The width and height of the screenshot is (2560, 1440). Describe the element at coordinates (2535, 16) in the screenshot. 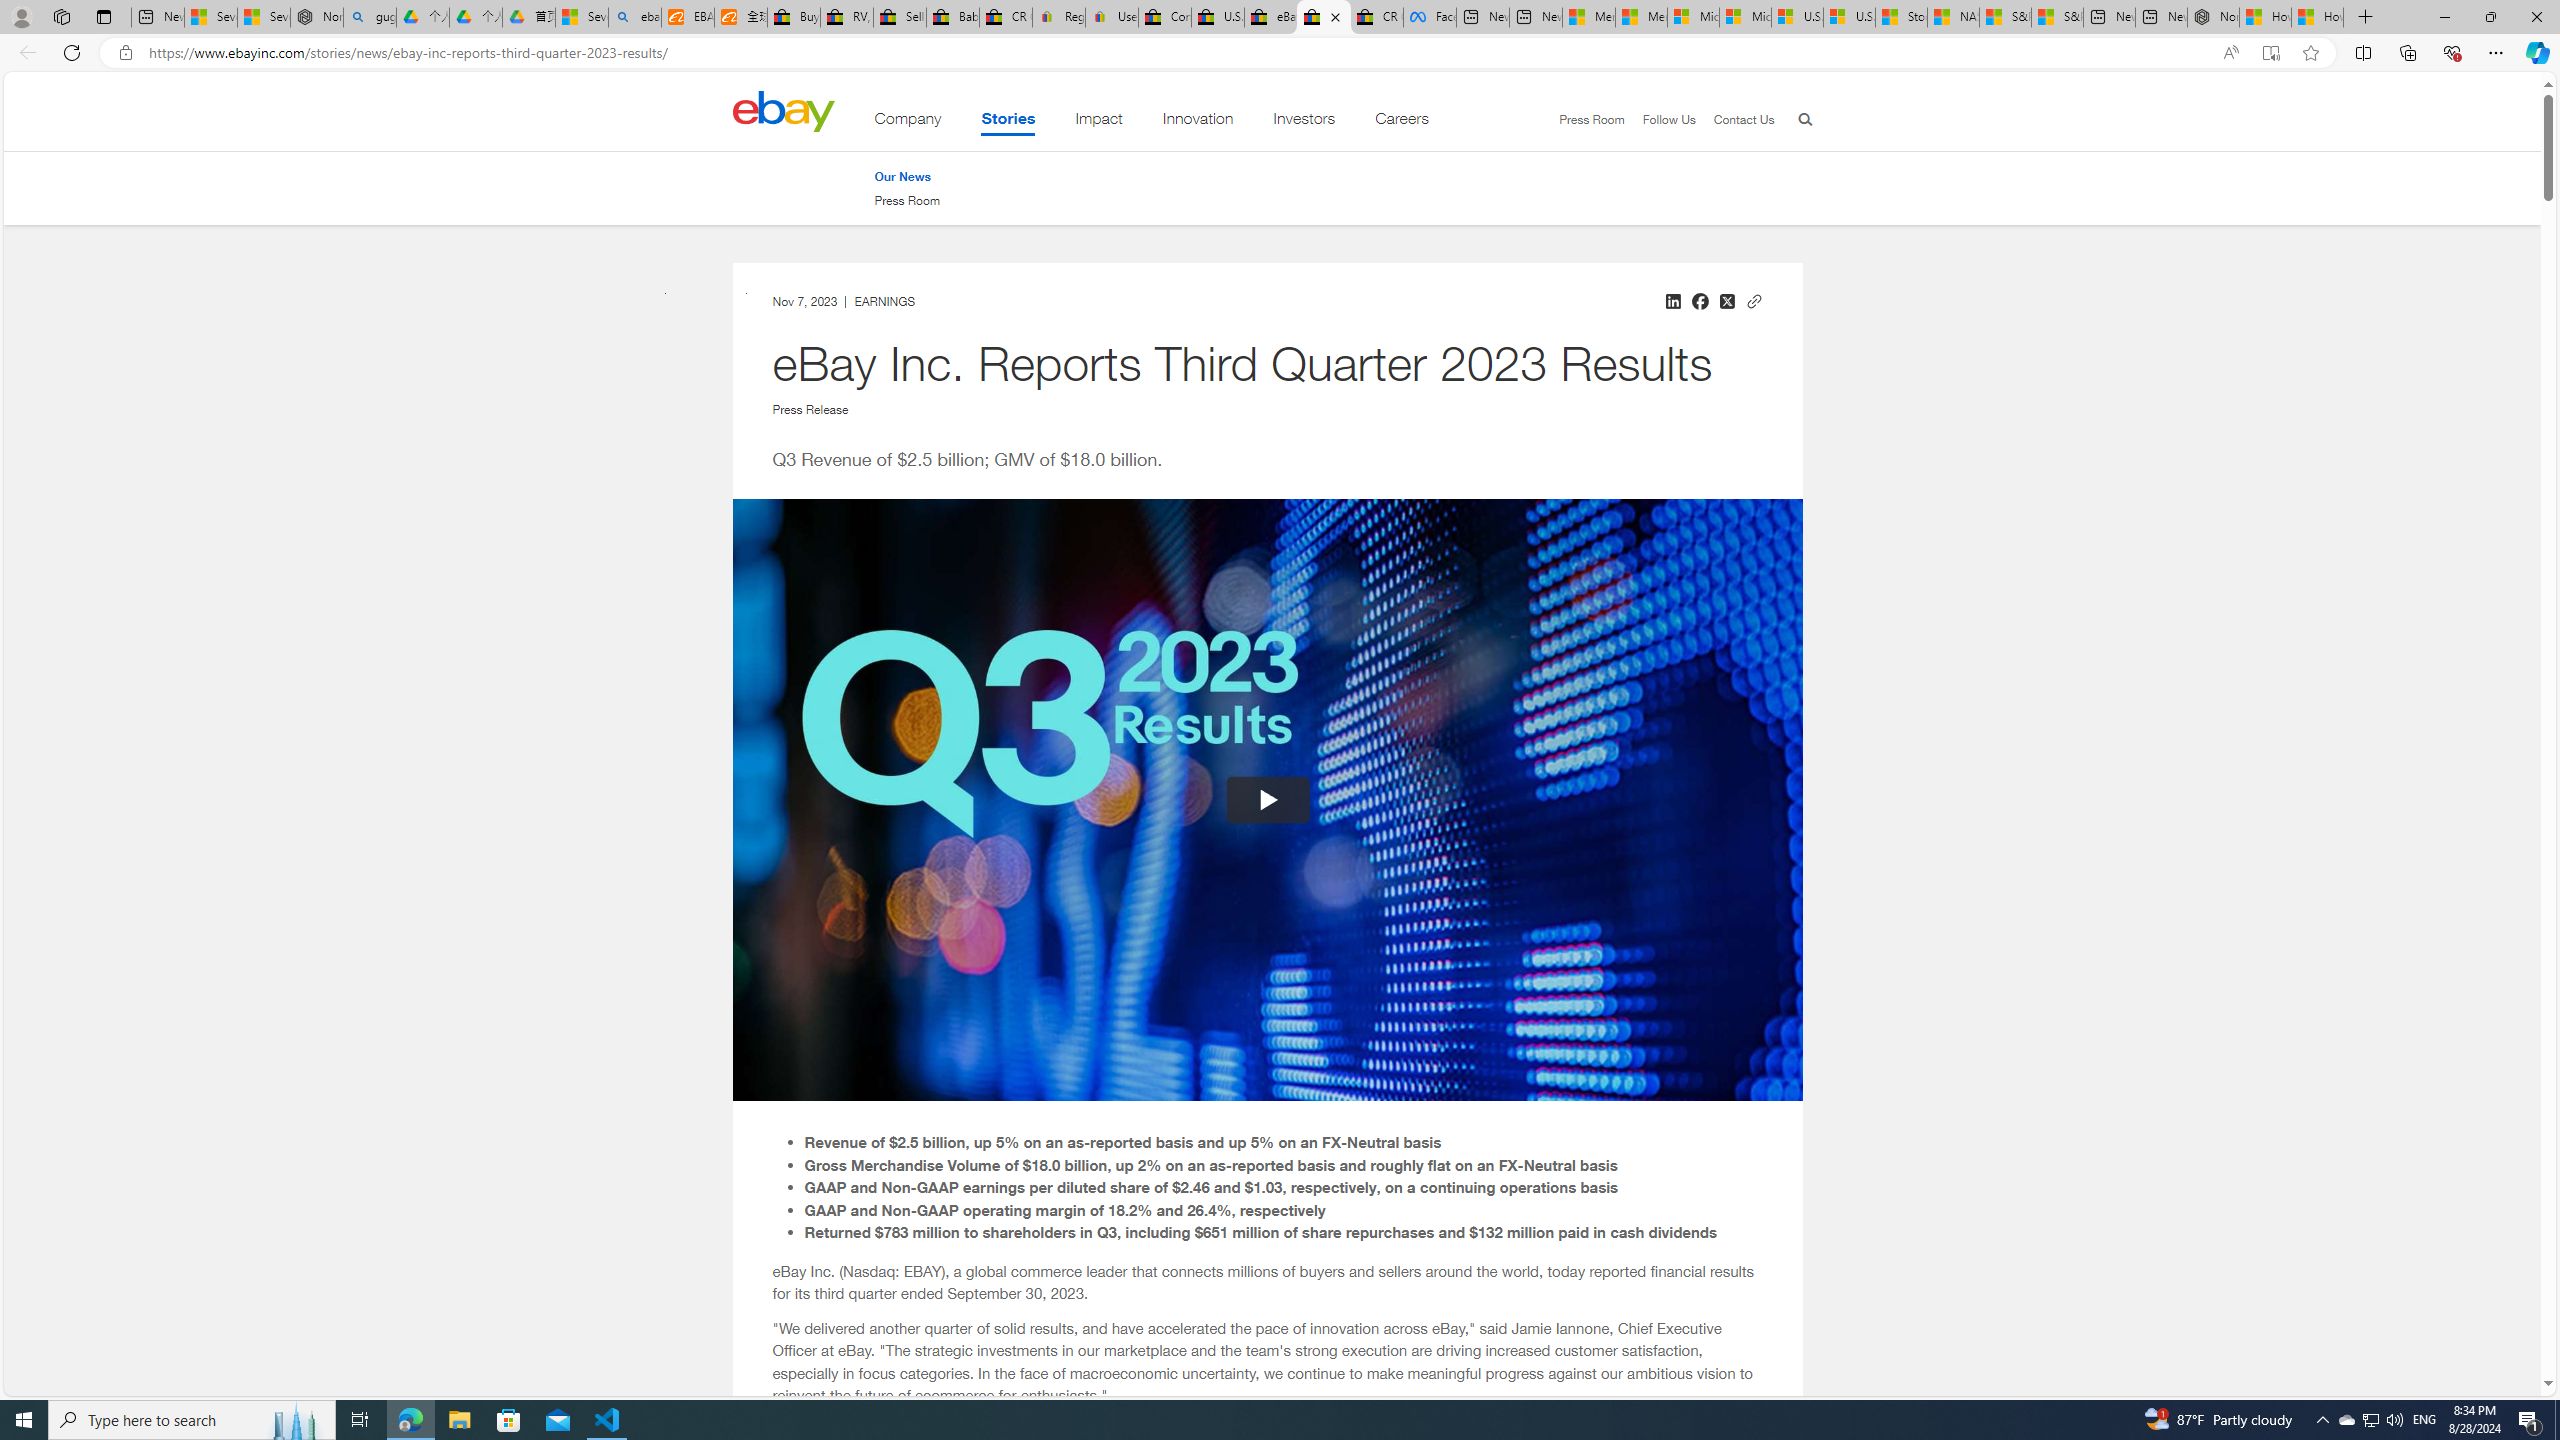

I see `'Close'` at that location.